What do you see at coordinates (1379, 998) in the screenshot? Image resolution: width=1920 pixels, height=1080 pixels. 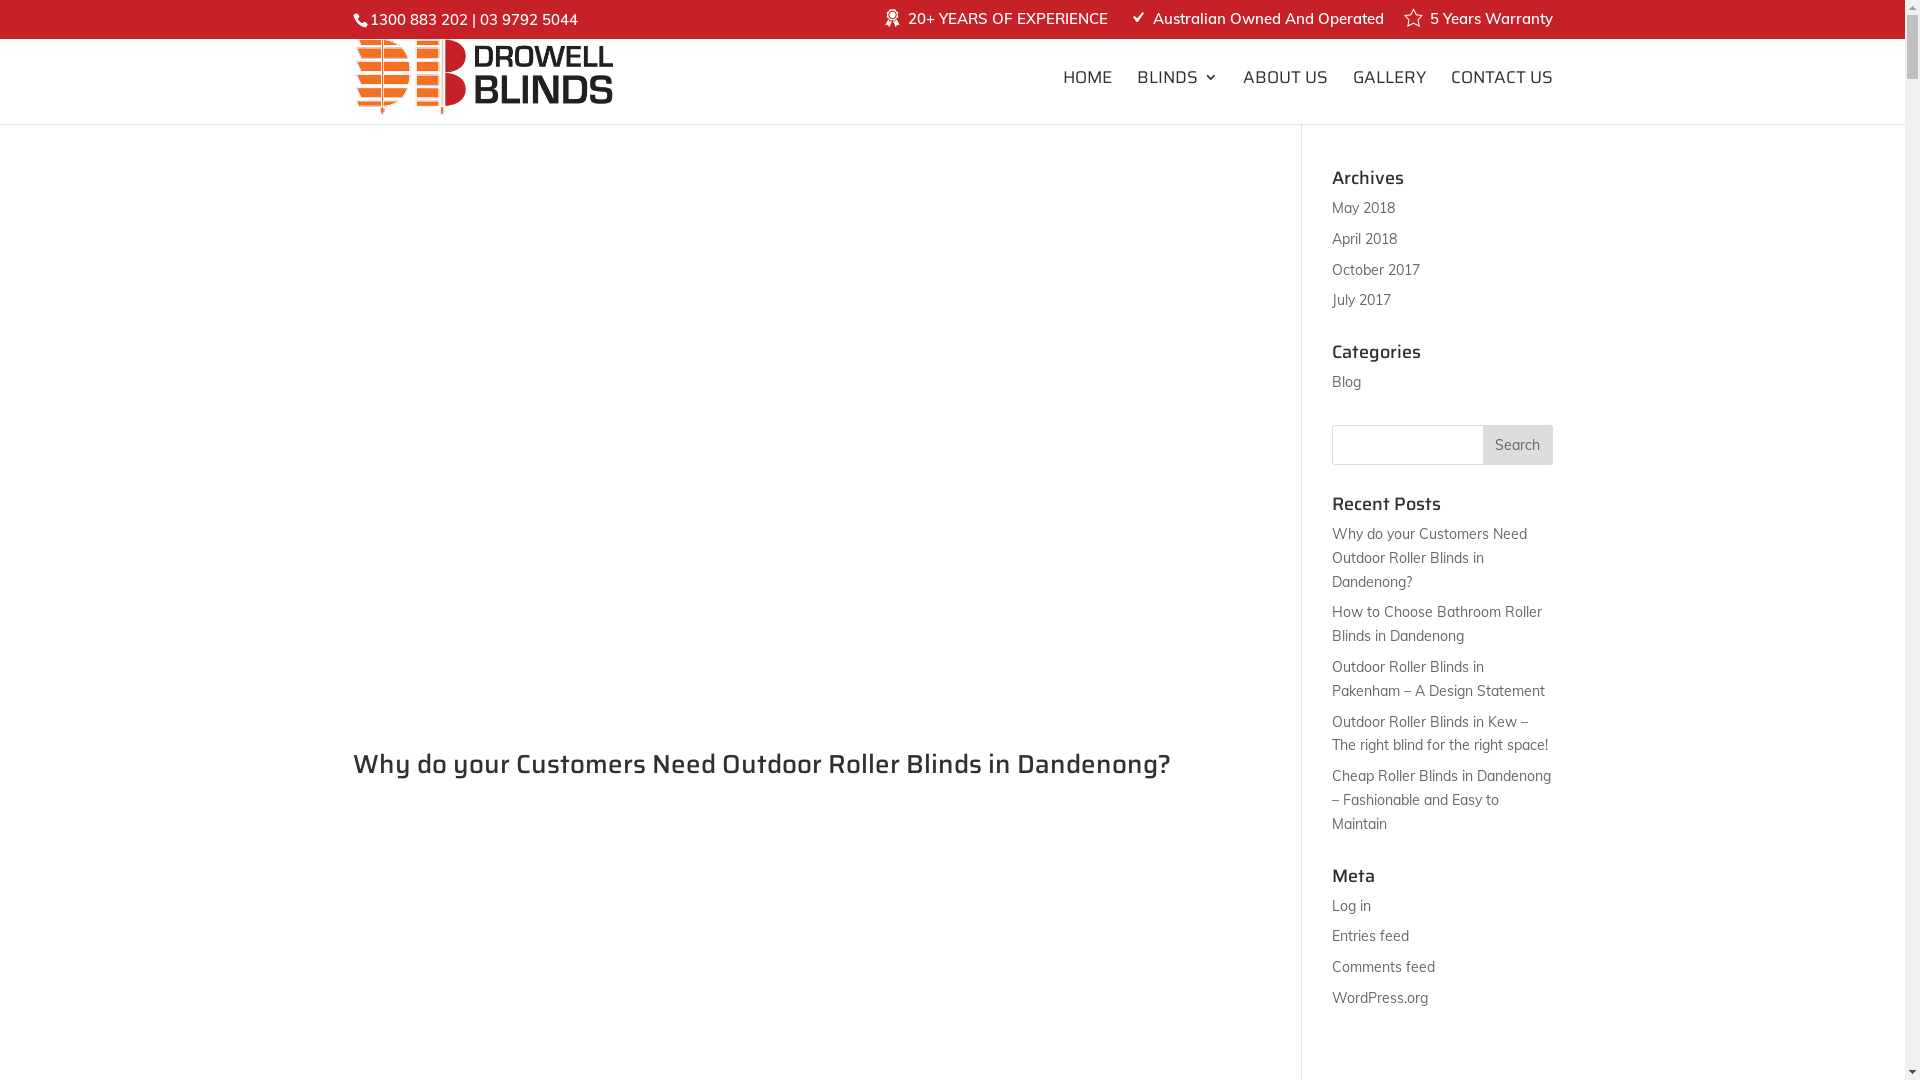 I see `'WordPress.org'` at bounding box center [1379, 998].